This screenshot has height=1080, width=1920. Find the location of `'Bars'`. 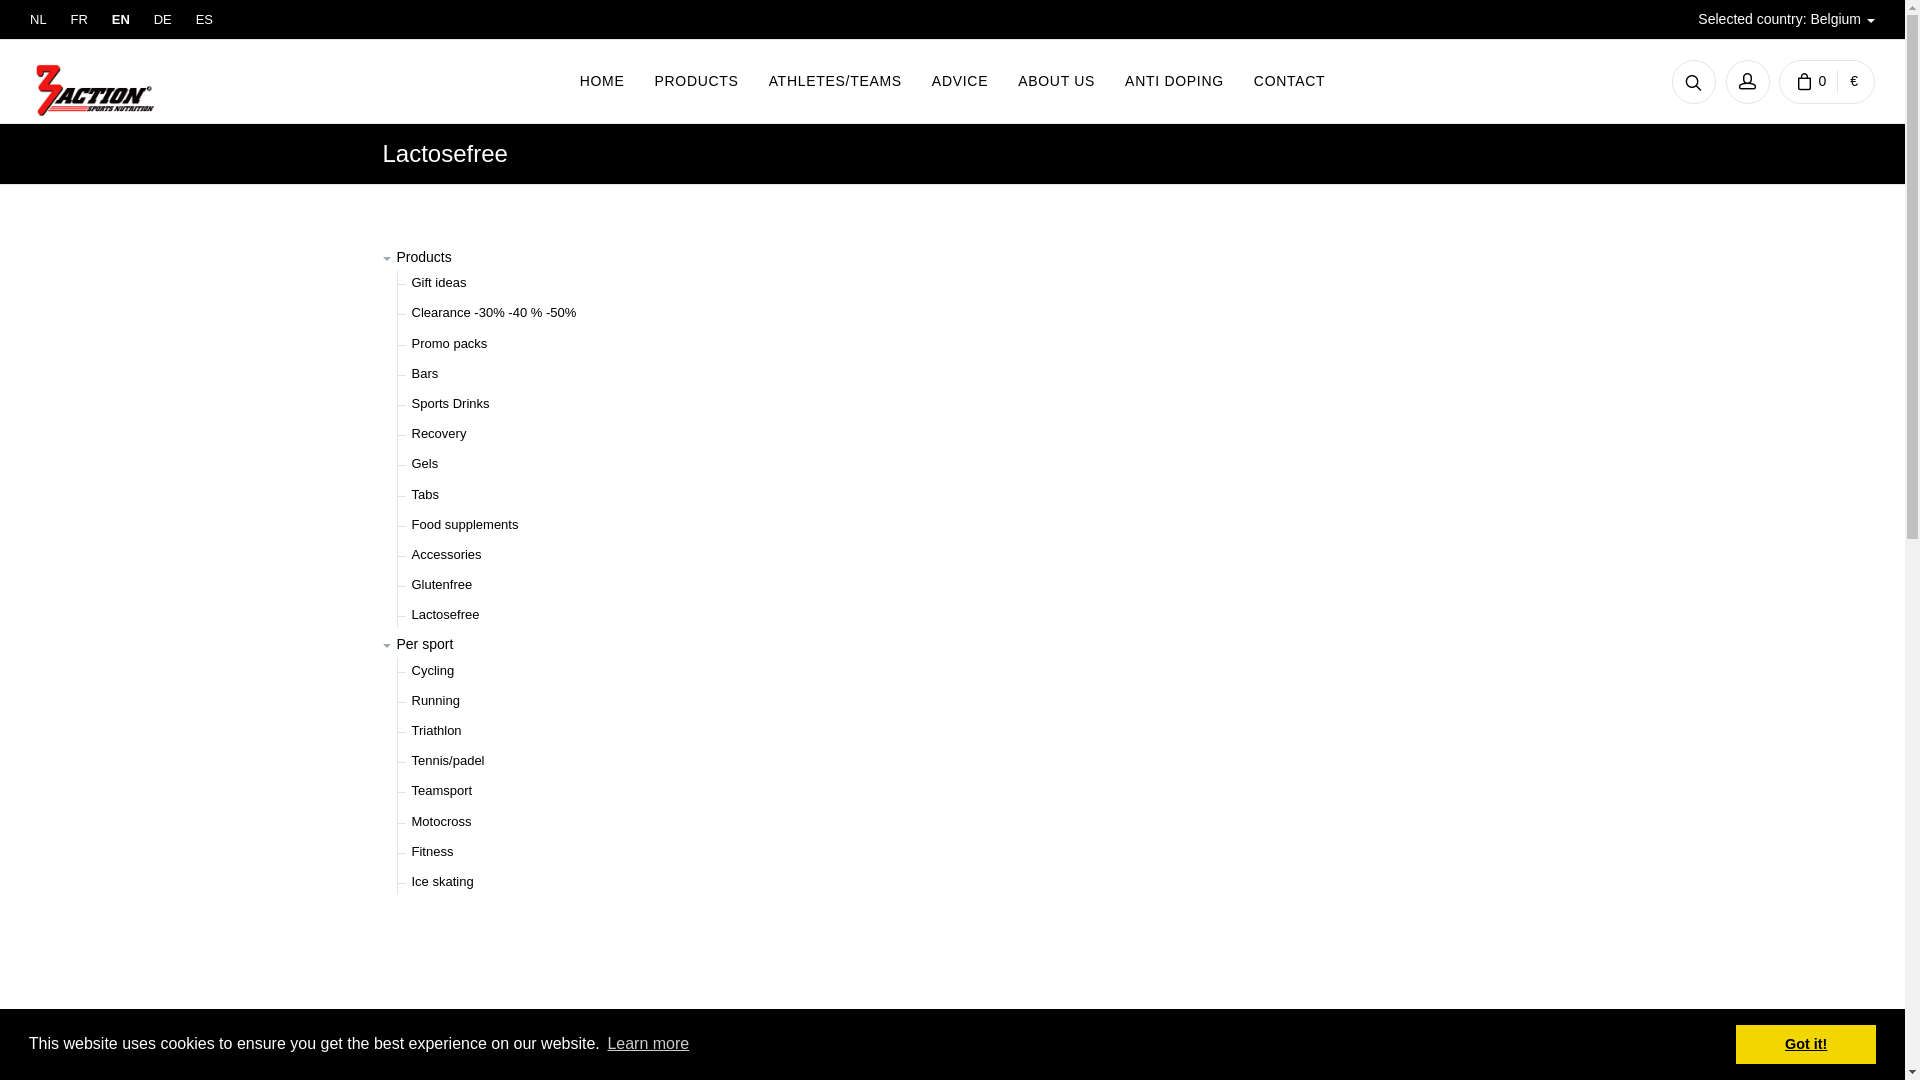

'Bars' is located at coordinates (424, 373).